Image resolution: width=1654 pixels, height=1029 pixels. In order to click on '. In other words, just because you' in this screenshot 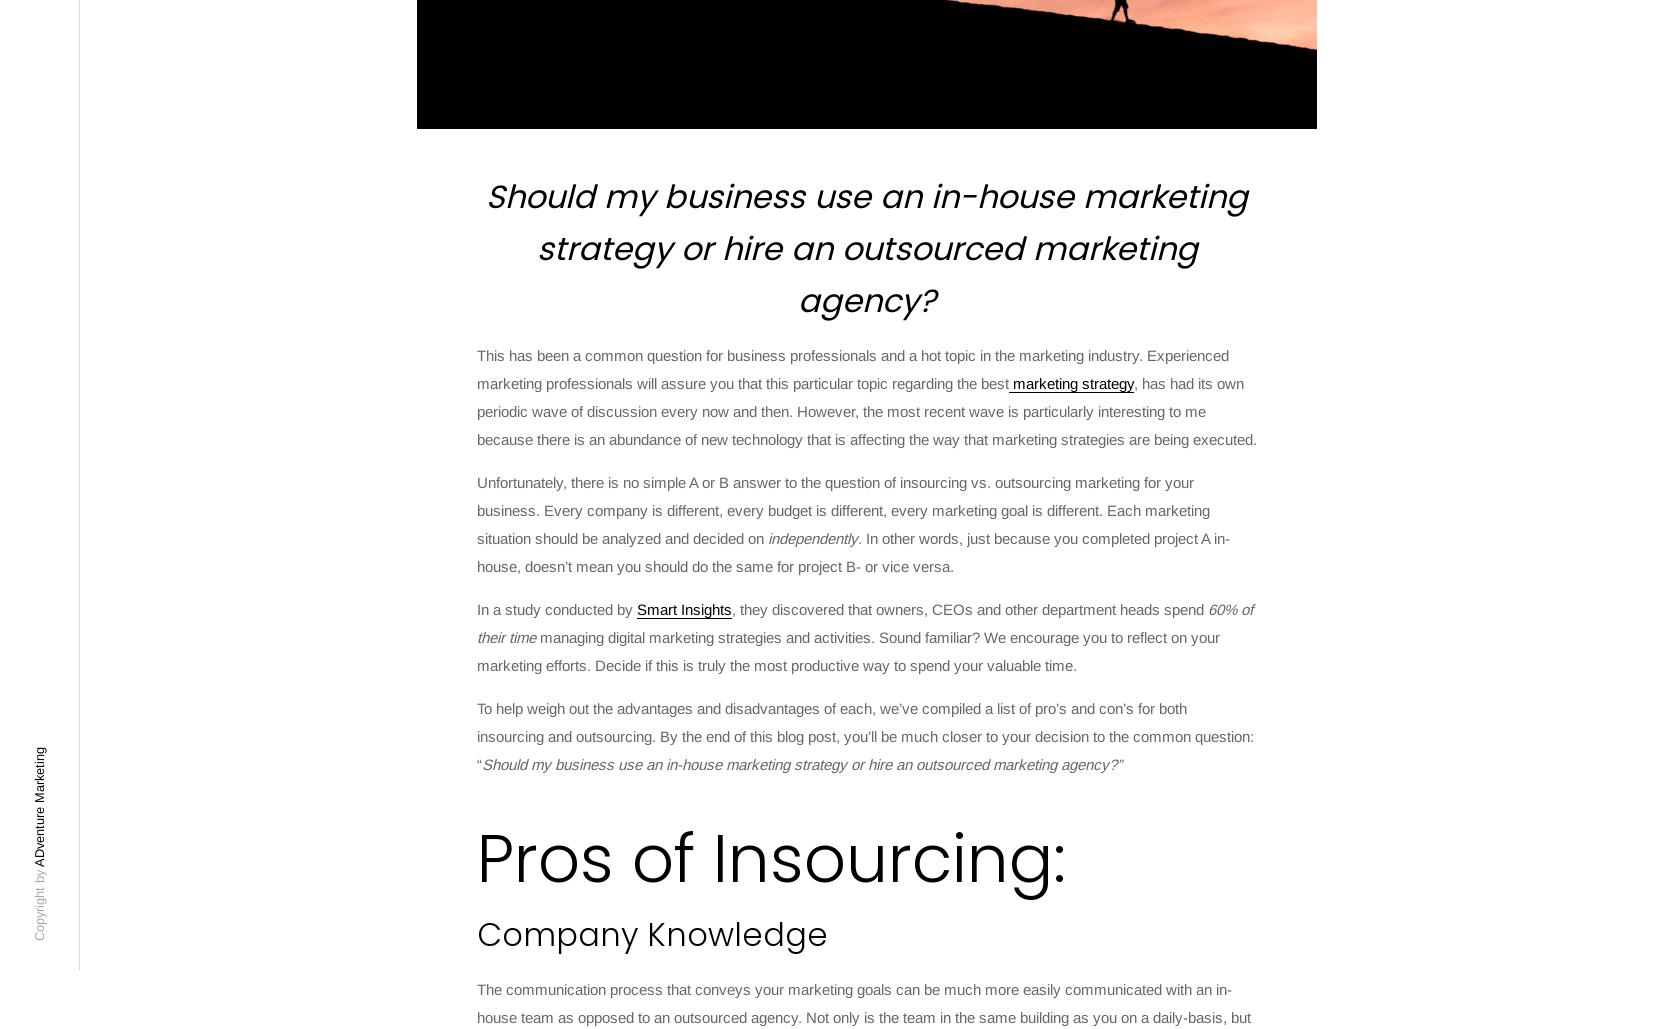, I will do `click(969, 537)`.